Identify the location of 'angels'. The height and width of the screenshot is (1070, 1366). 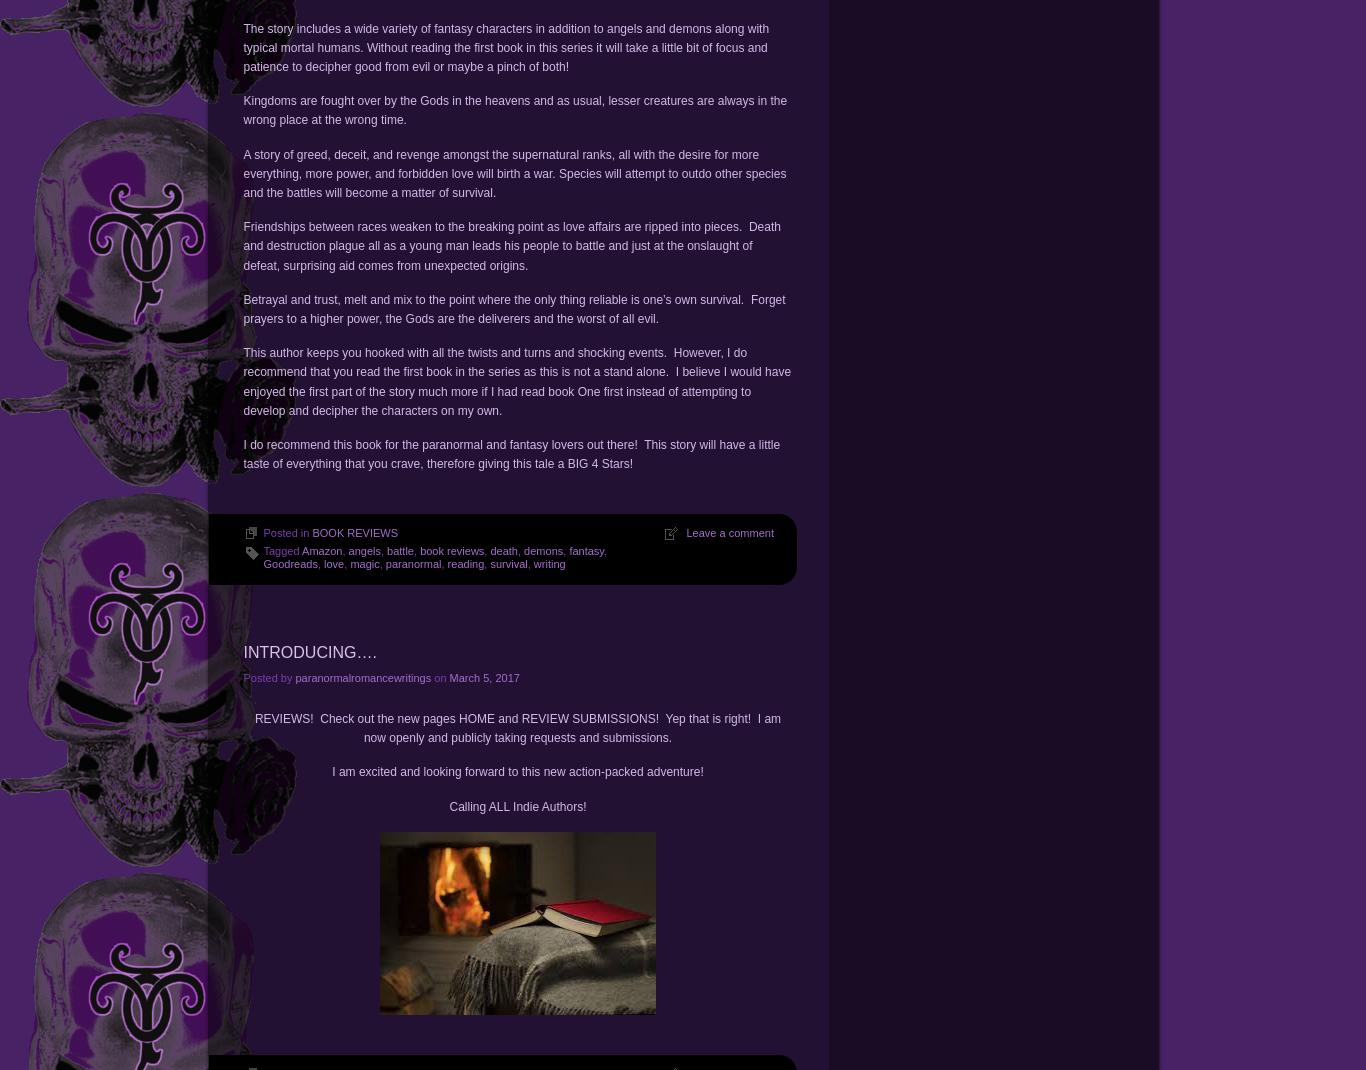
(363, 550).